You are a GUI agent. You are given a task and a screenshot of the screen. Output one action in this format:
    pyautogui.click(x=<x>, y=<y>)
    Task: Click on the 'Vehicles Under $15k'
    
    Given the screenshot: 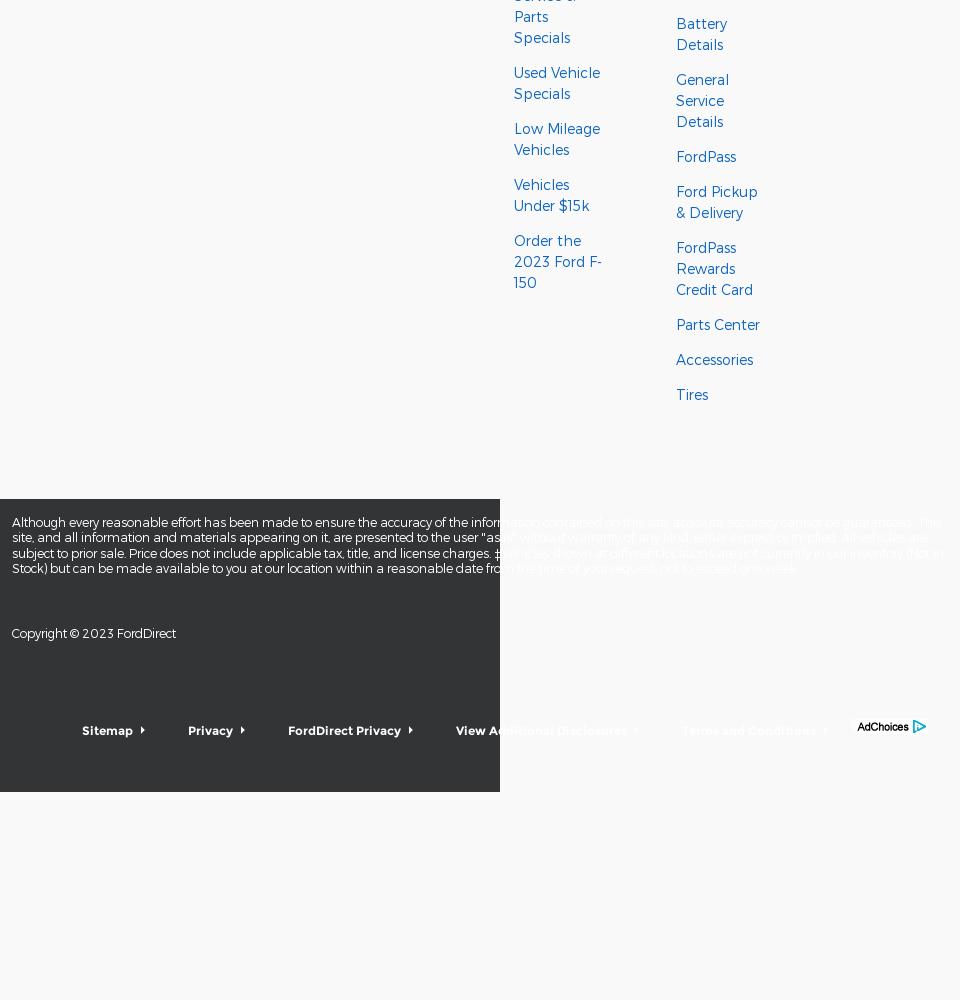 What is the action you would take?
    pyautogui.click(x=512, y=194)
    